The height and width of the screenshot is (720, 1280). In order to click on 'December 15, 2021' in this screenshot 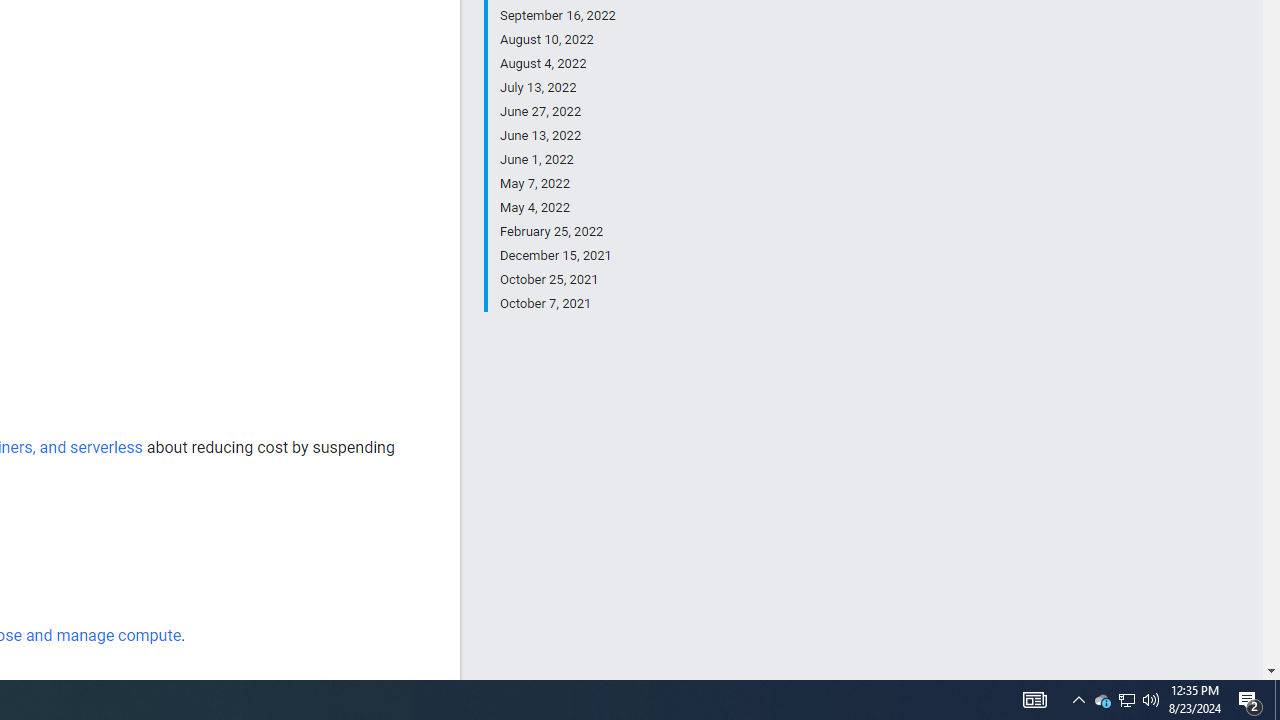, I will do `click(557, 254)`.